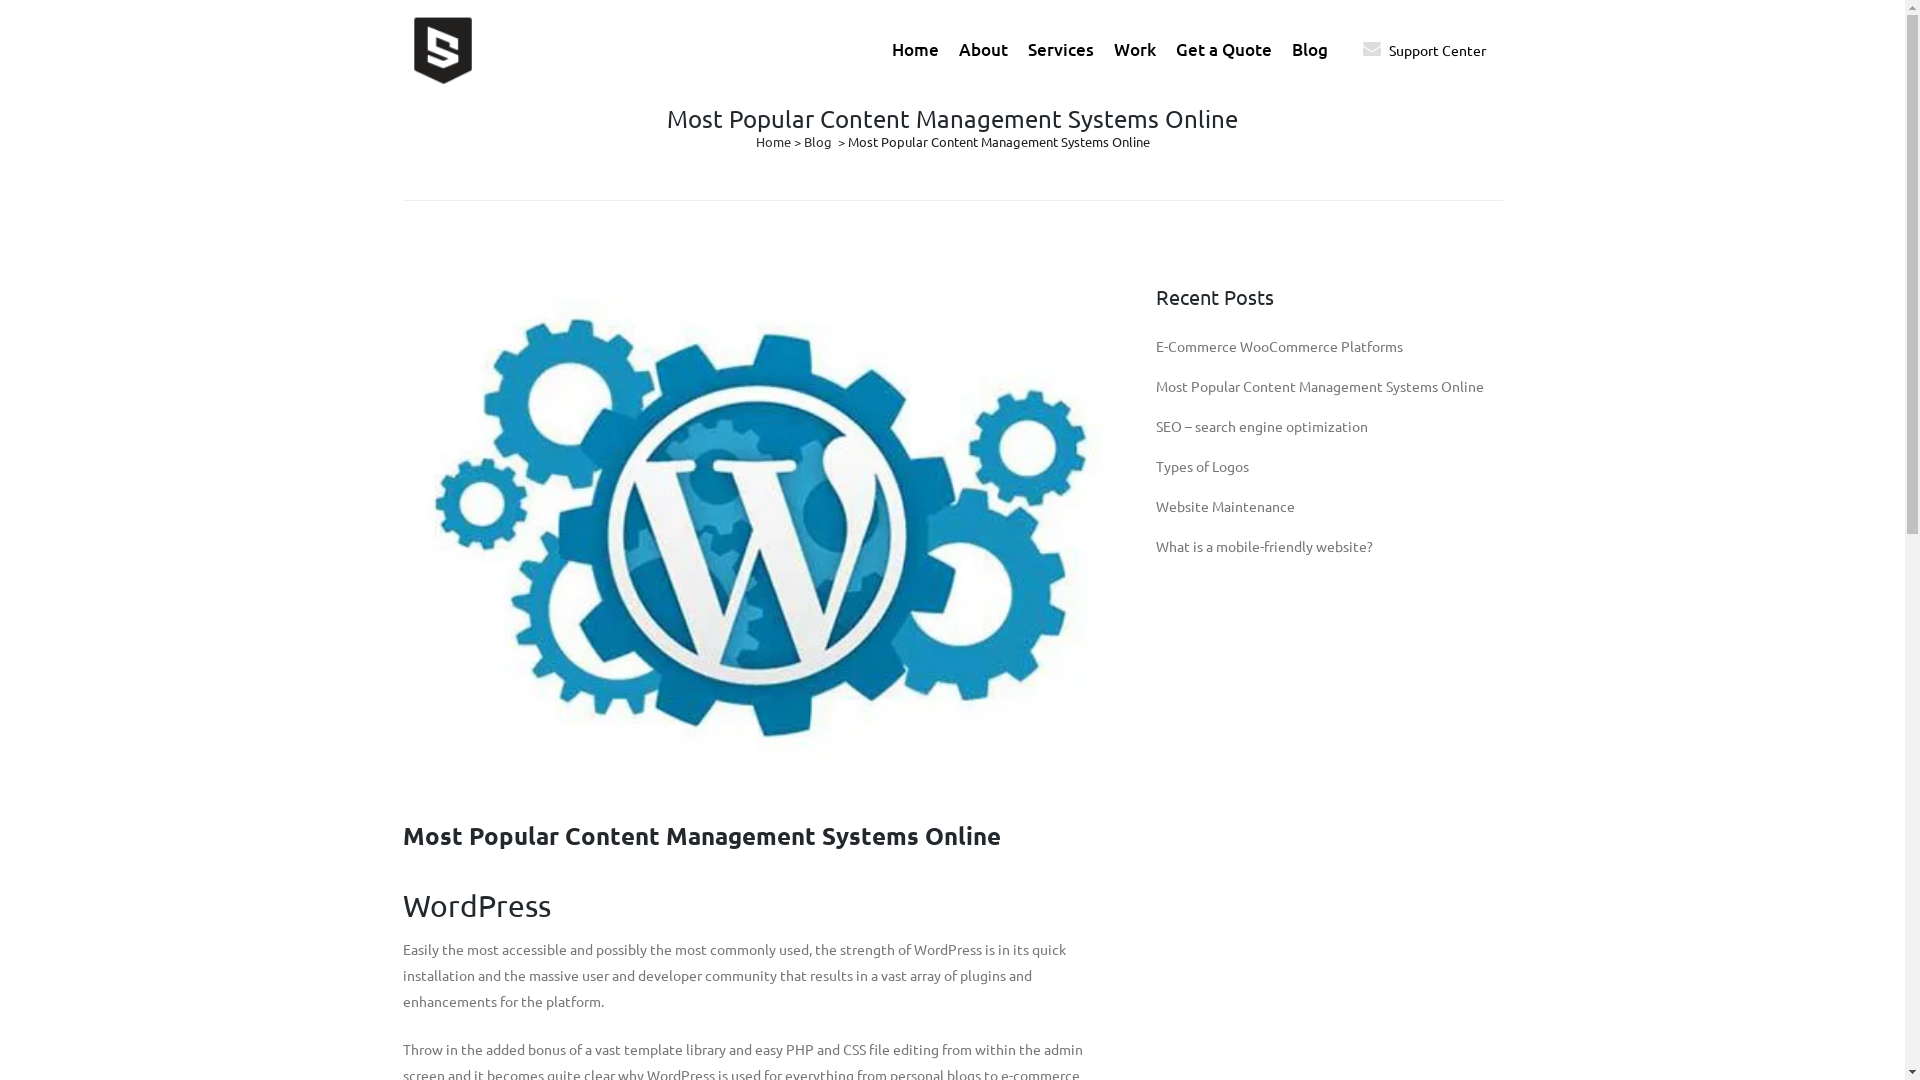 The height and width of the screenshot is (1080, 1920). What do you see at coordinates (772, 140) in the screenshot?
I see `'Home'` at bounding box center [772, 140].